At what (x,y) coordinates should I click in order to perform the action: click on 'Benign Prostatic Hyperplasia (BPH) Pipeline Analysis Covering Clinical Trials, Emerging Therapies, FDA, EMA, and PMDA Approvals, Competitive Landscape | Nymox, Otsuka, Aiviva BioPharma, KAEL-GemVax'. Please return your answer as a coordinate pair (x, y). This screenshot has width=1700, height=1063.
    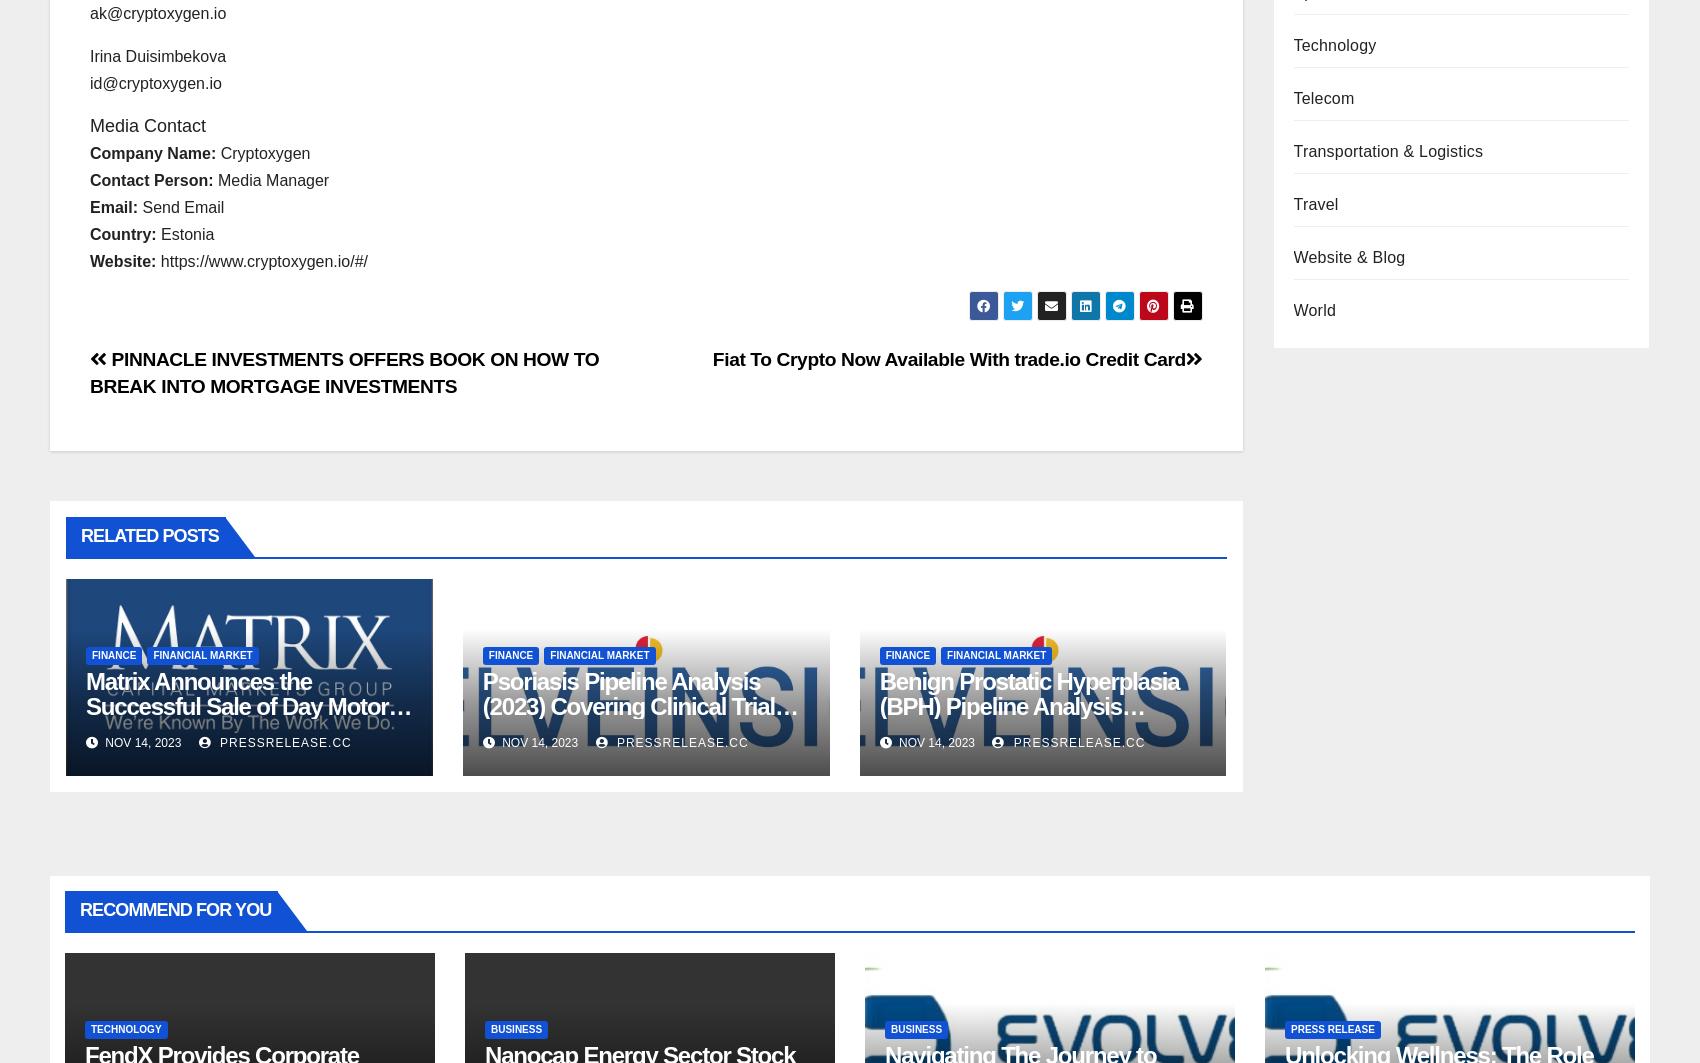
    Looking at the image, I should click on (1028, 767).